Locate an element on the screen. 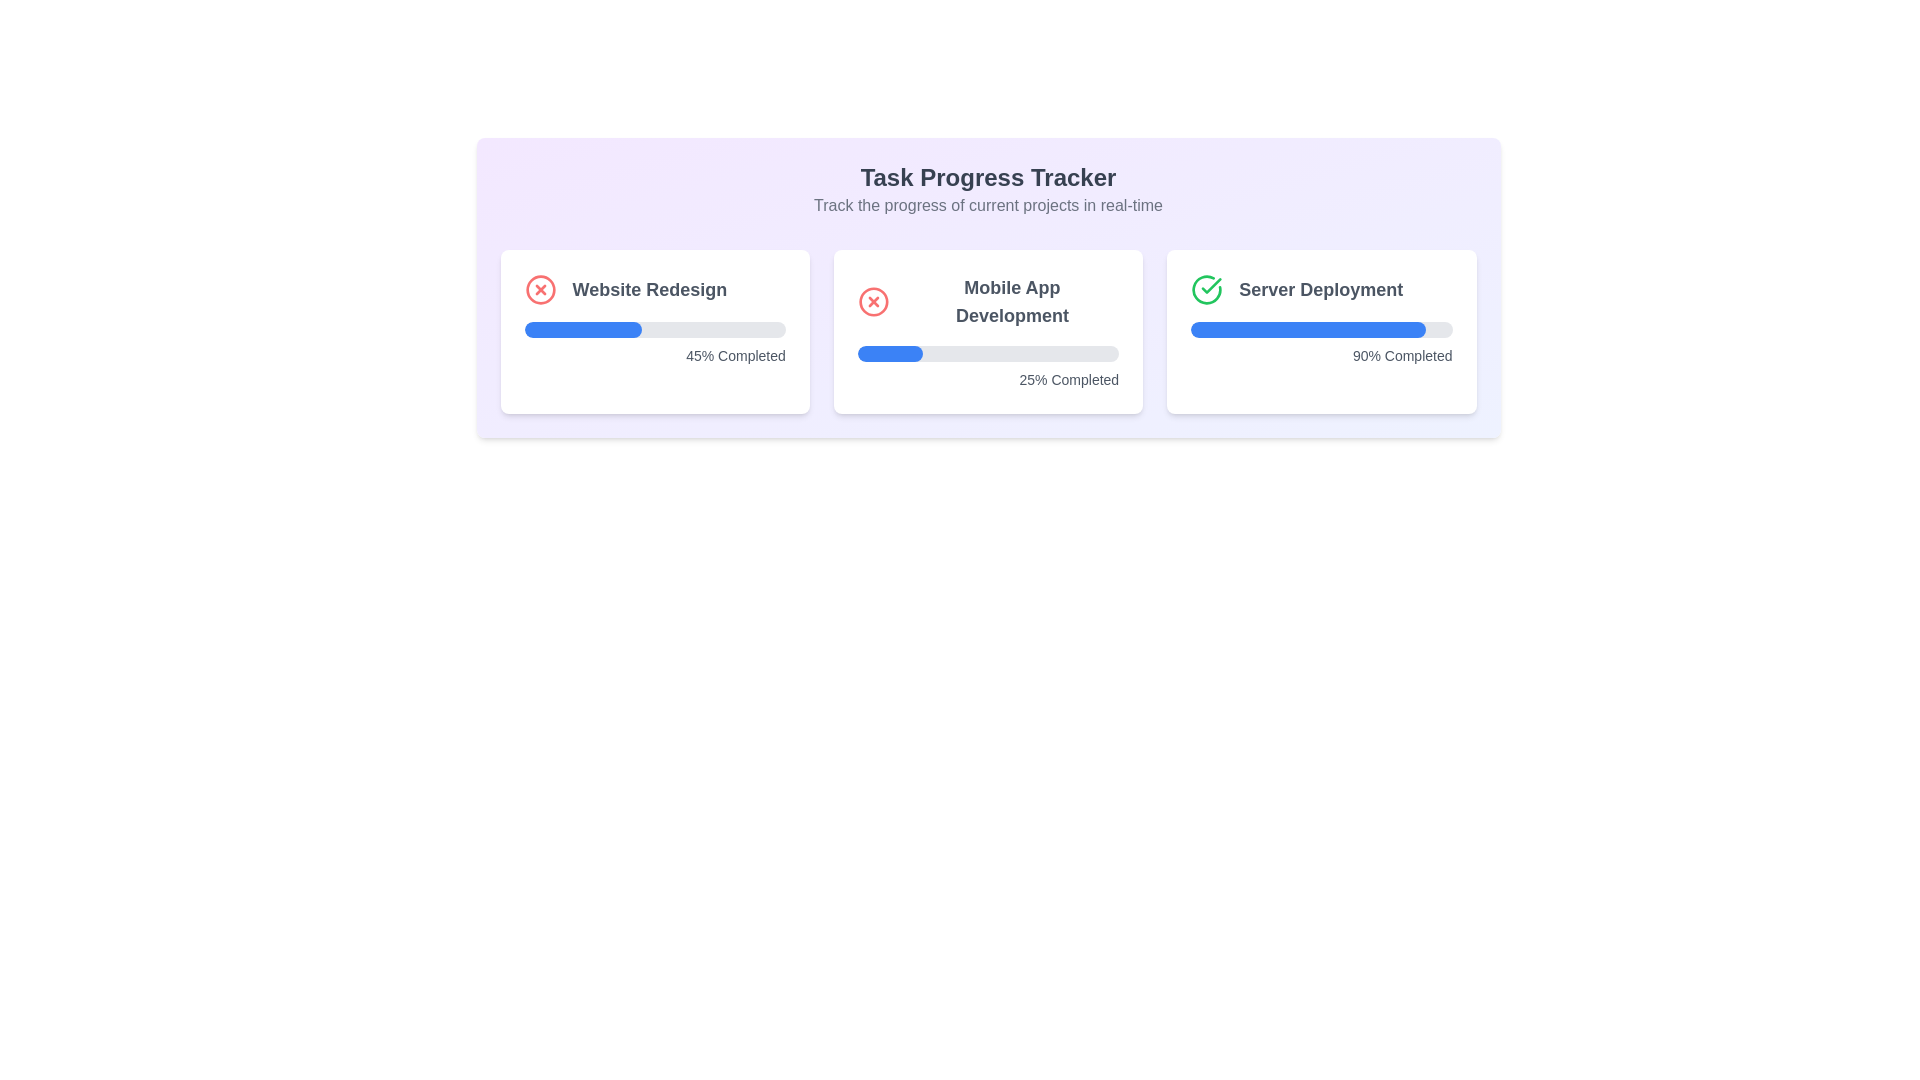 This screenshot has width=1920, height=1080. information conveyed by the combined text element labeled 'Task Progress Tracker' and its subtitle 'Track the progress of current projects in real-time' is located at coordinates (988, 189).